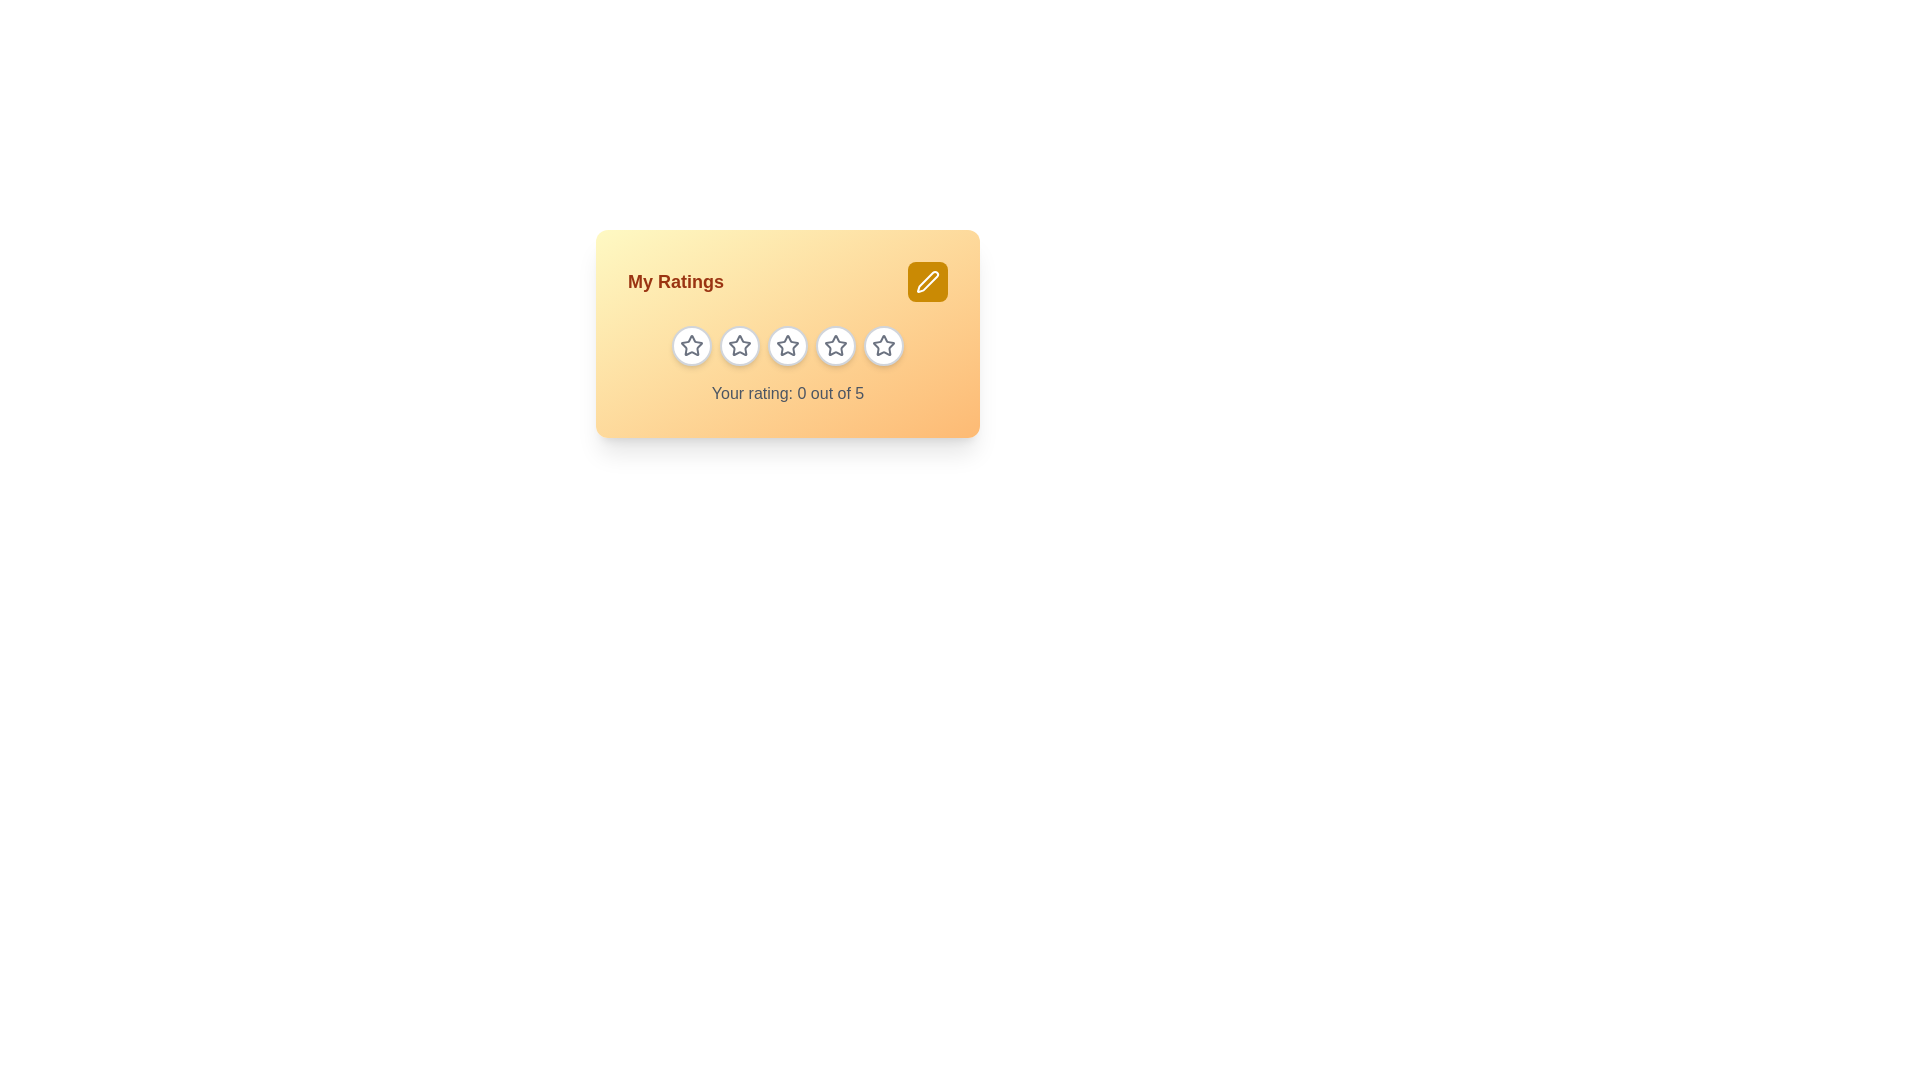 The height and width of the screenshot is (1080, 1920). What do you see at coordinates (691, 344) in the screenshot?
I see `the first star icon in the rating interface` at bounding box center [691, 344].